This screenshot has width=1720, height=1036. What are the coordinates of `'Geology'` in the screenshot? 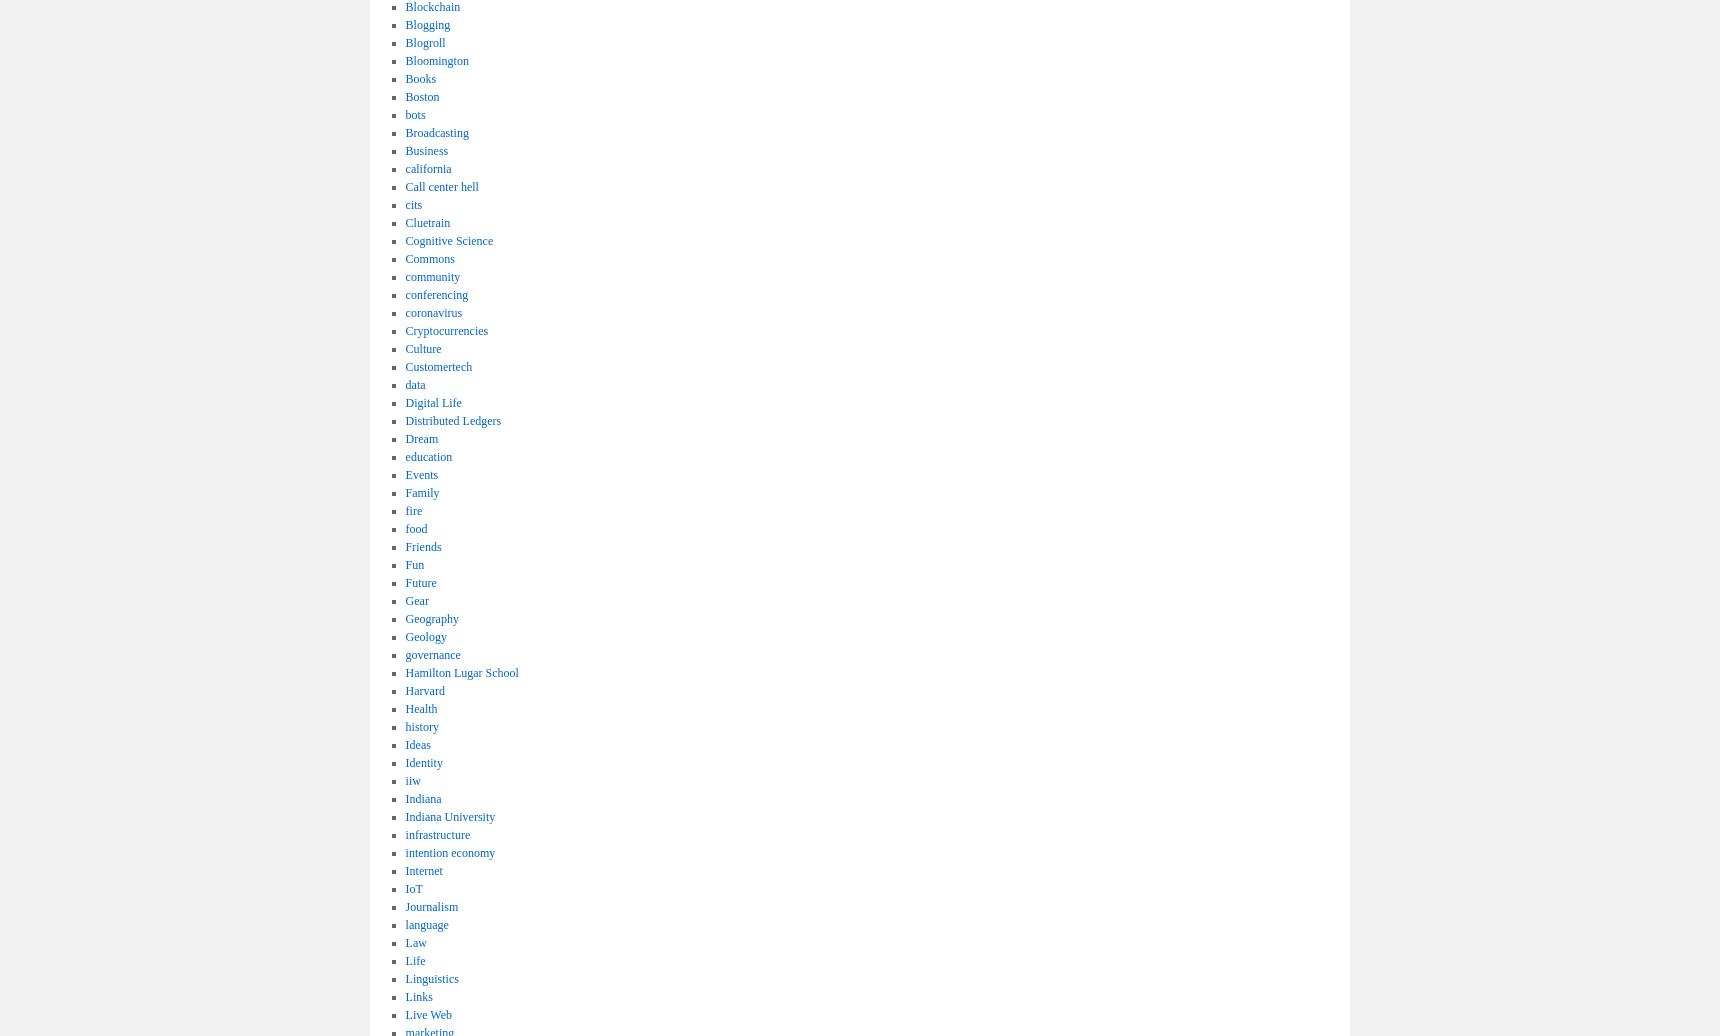 It's located at (405, 636).